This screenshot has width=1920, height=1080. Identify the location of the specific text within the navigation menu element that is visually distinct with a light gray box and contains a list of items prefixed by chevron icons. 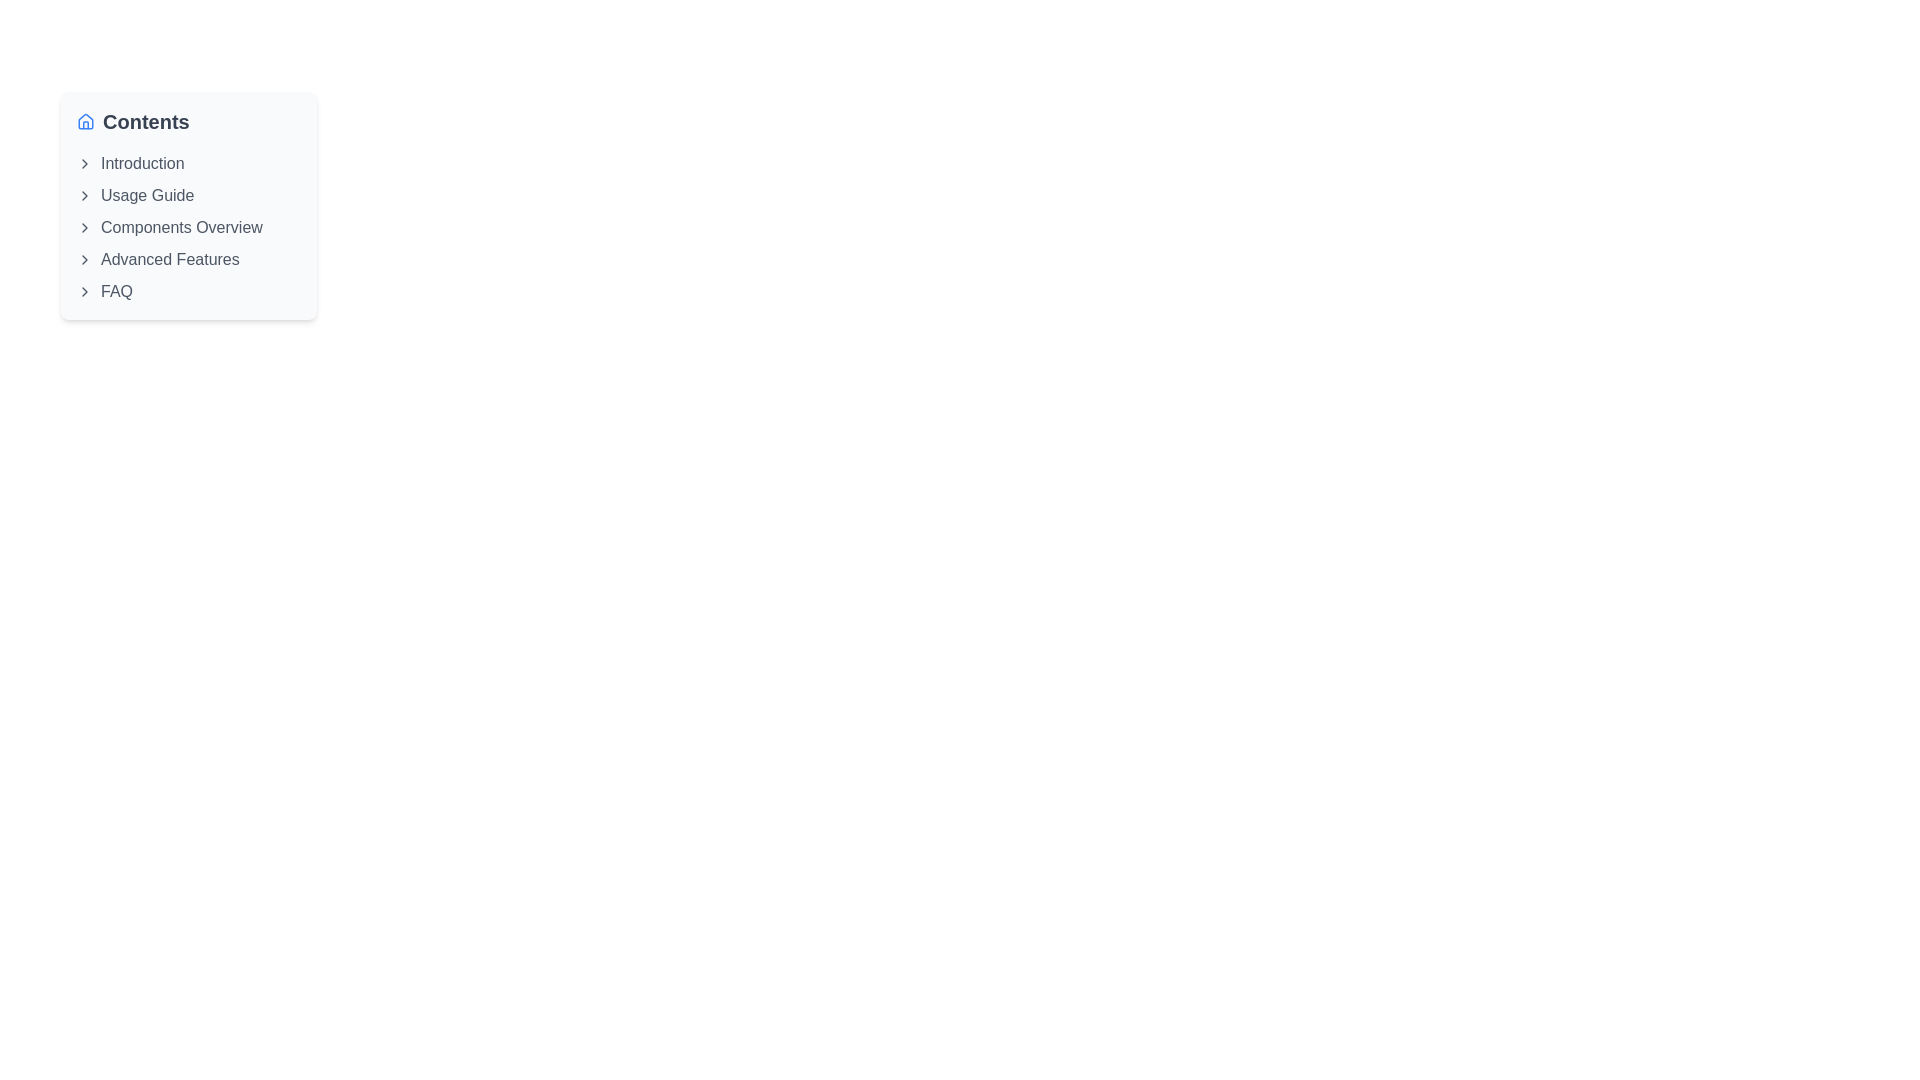
(188, 205).